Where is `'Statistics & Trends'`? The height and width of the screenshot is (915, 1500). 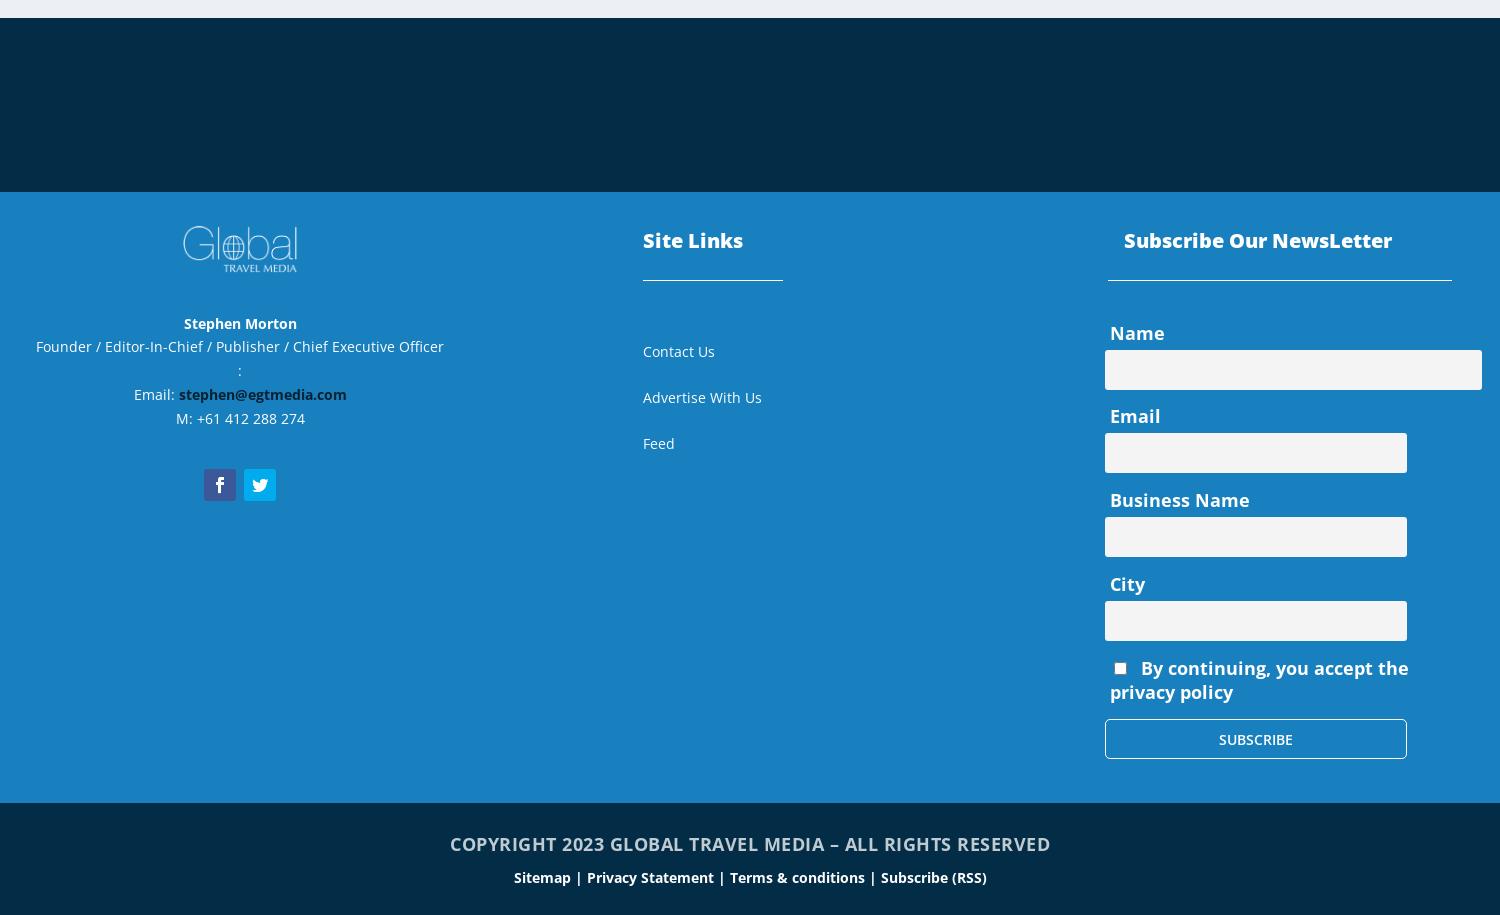 'Statistics & Trends' is located at coordinates (1110, 104).